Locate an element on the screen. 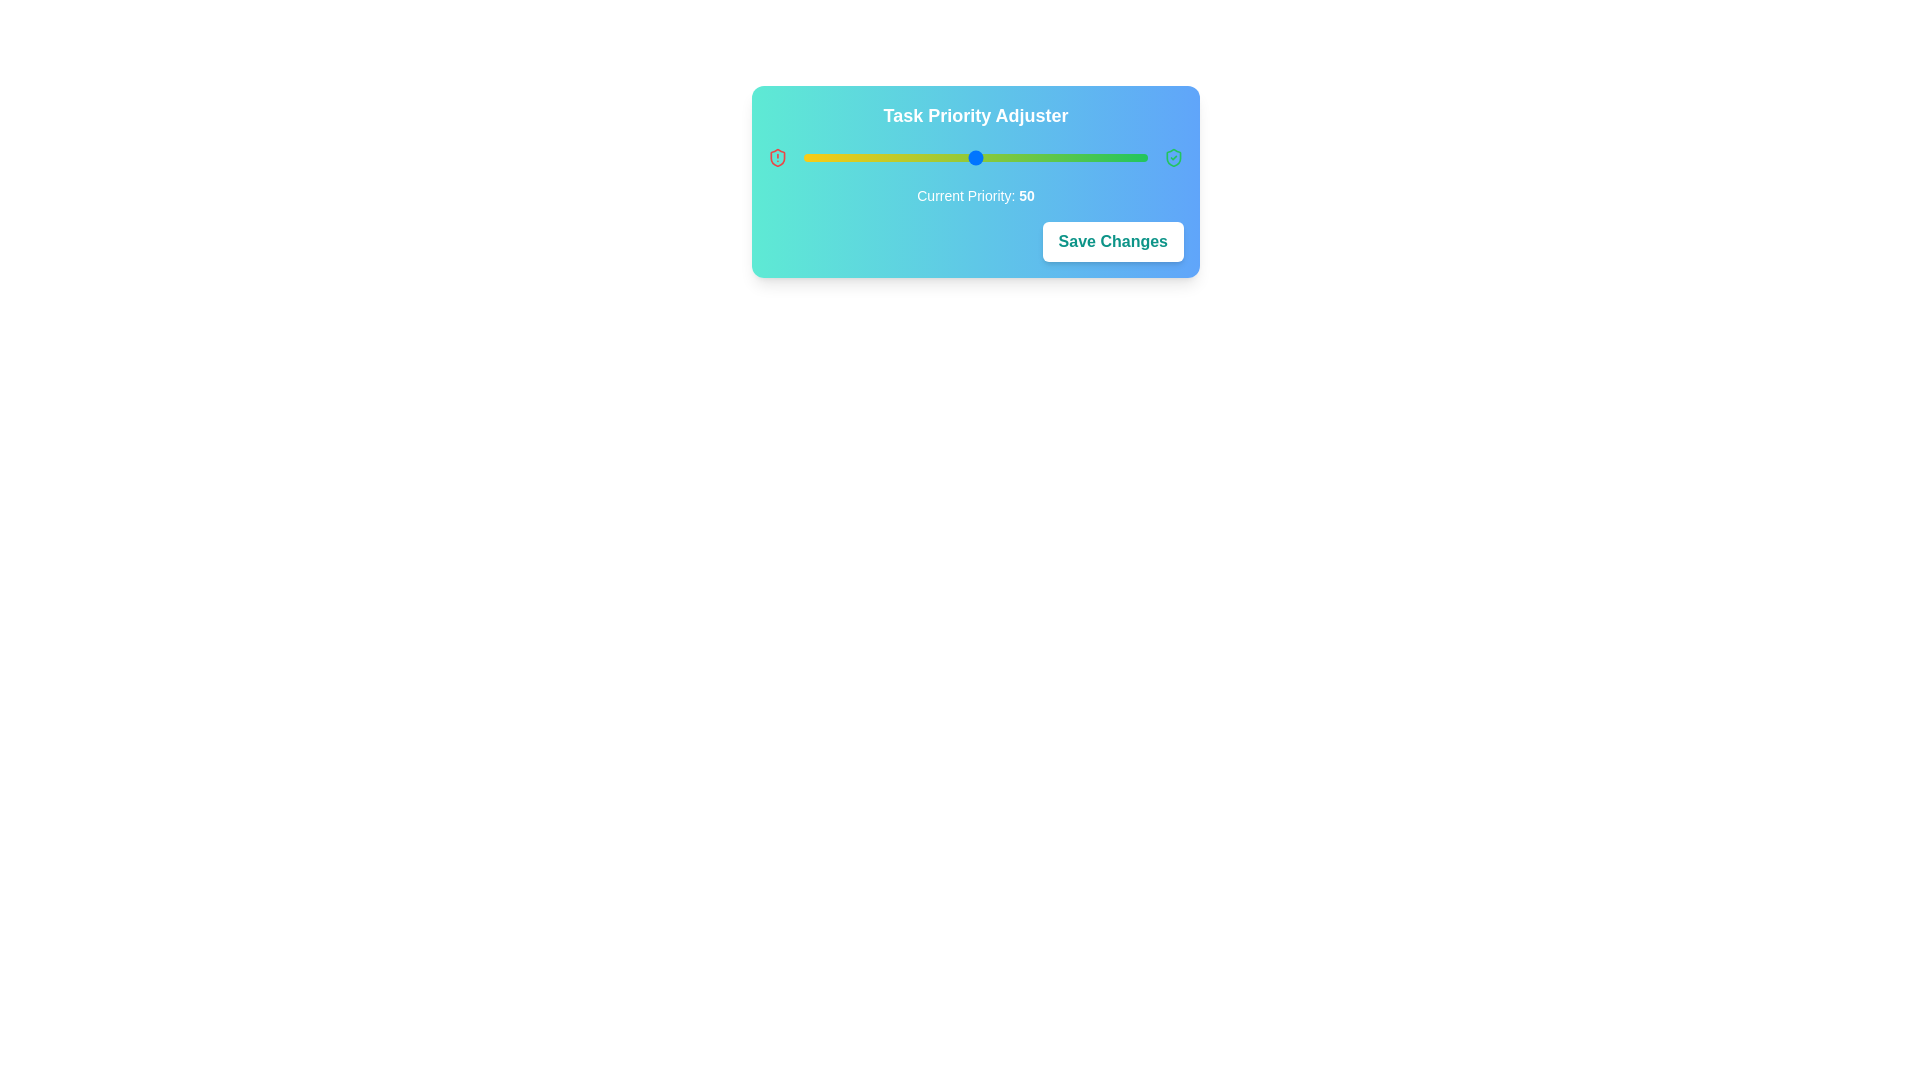 The width and height of the screenshot is (1920, 1080). the priority slider to 19 by clicking on the slider track is located at coordinates (869, 157).